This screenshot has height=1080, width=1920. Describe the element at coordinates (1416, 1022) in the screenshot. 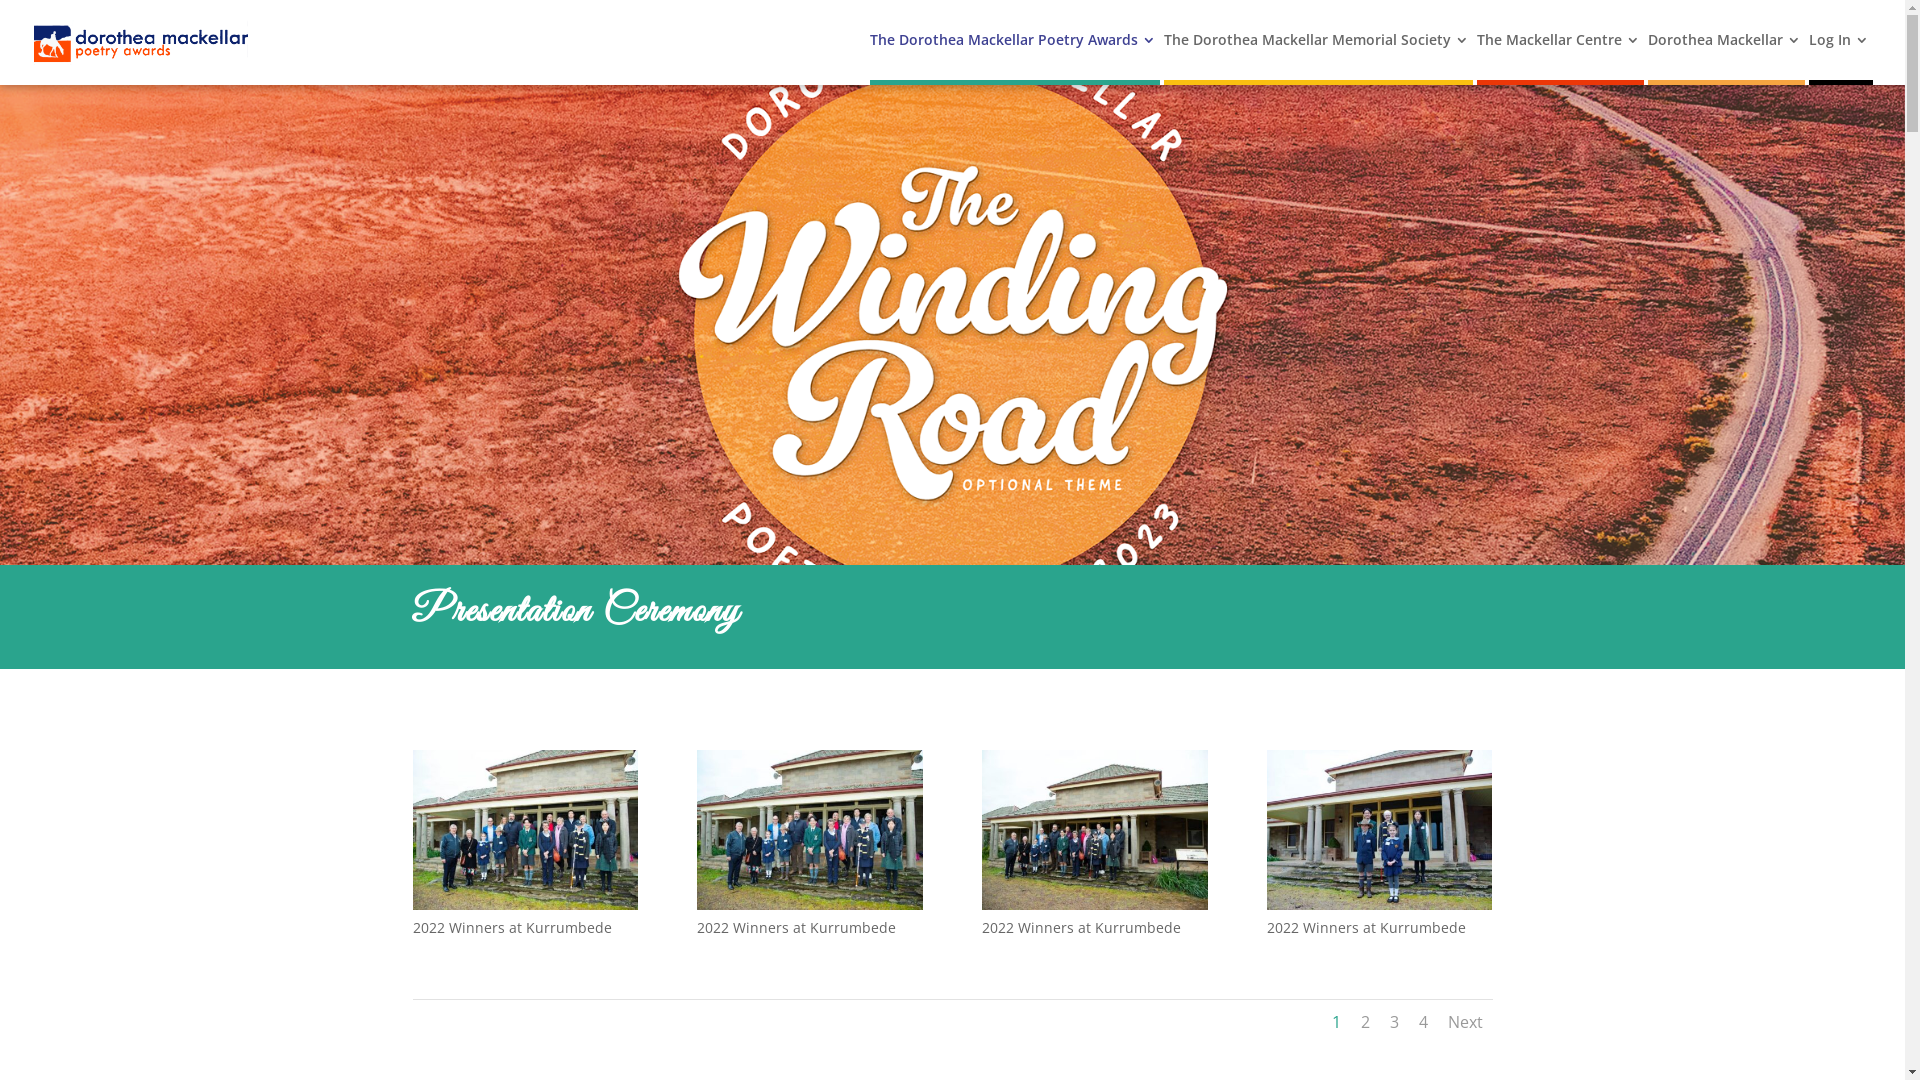

I see `'4'` at that location.